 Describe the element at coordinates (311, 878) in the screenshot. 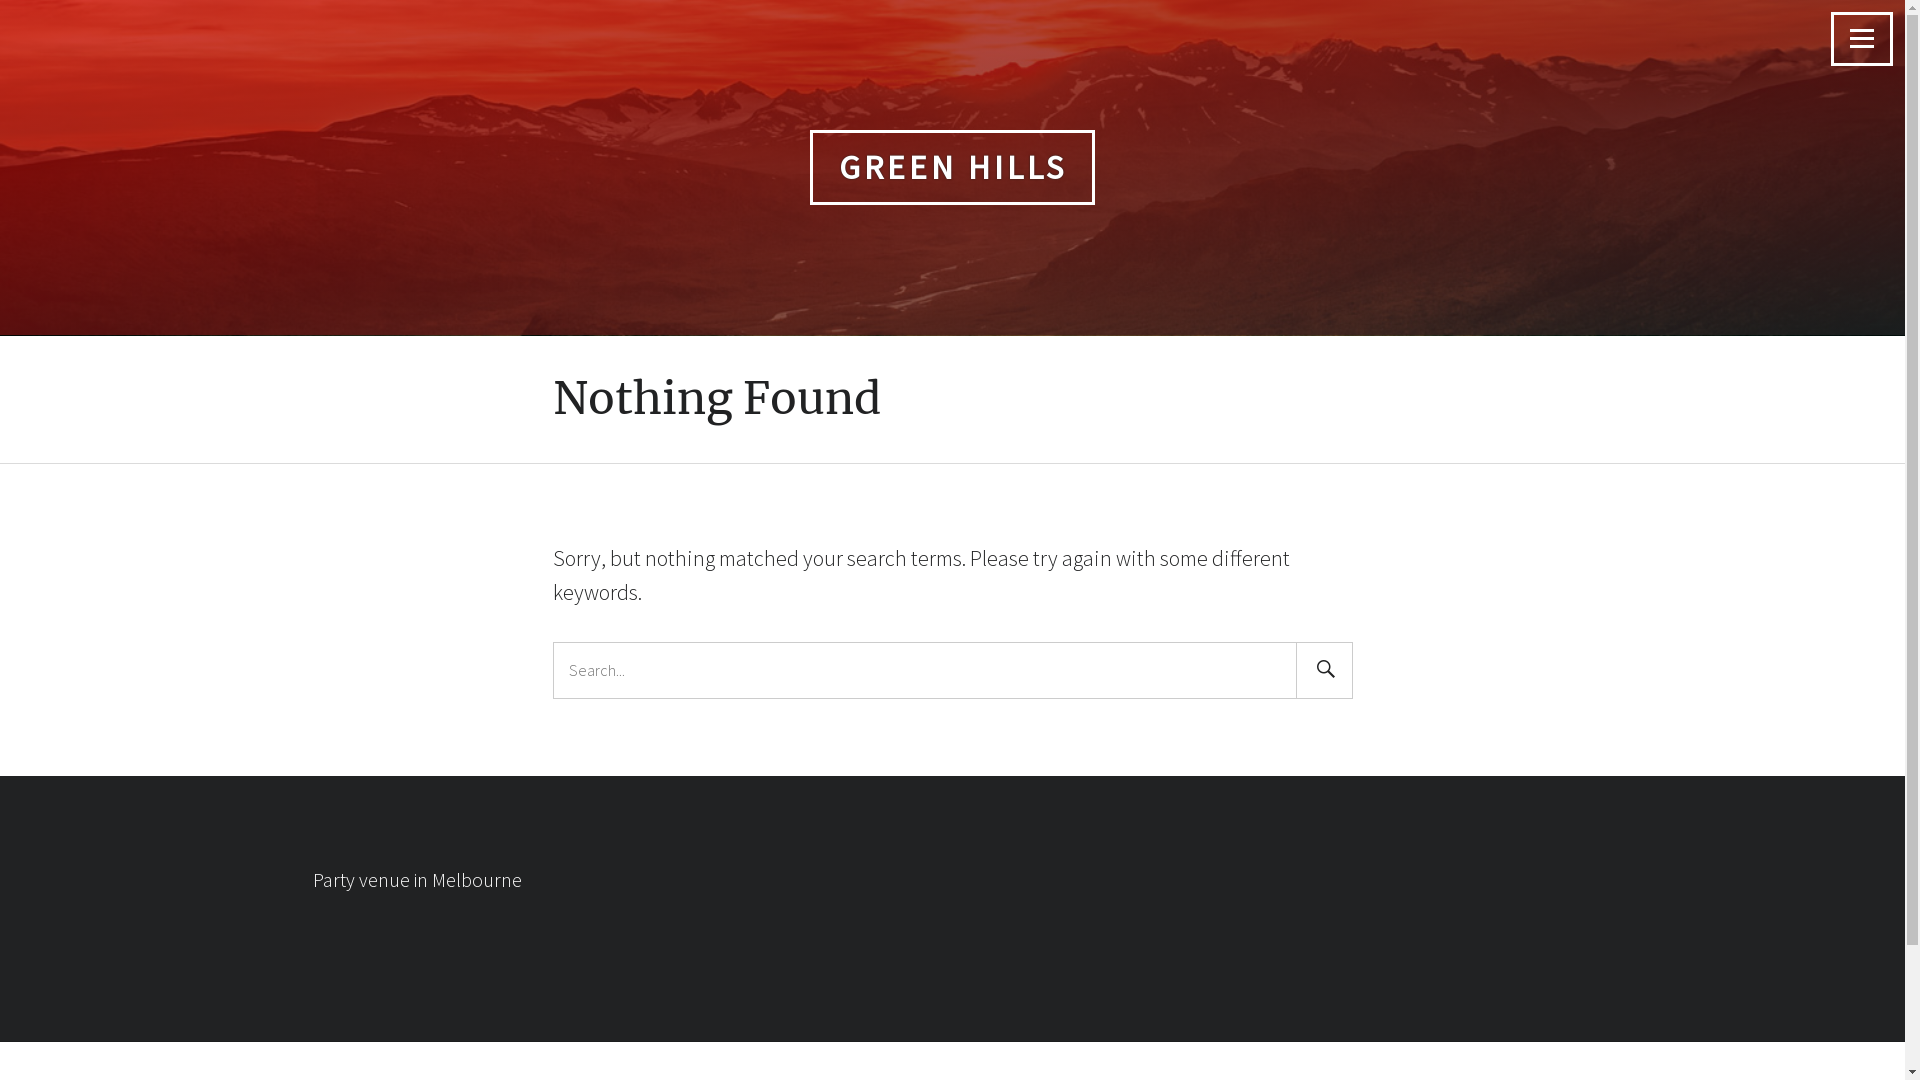

I see `'Party venue in Melbourne'` at that location.